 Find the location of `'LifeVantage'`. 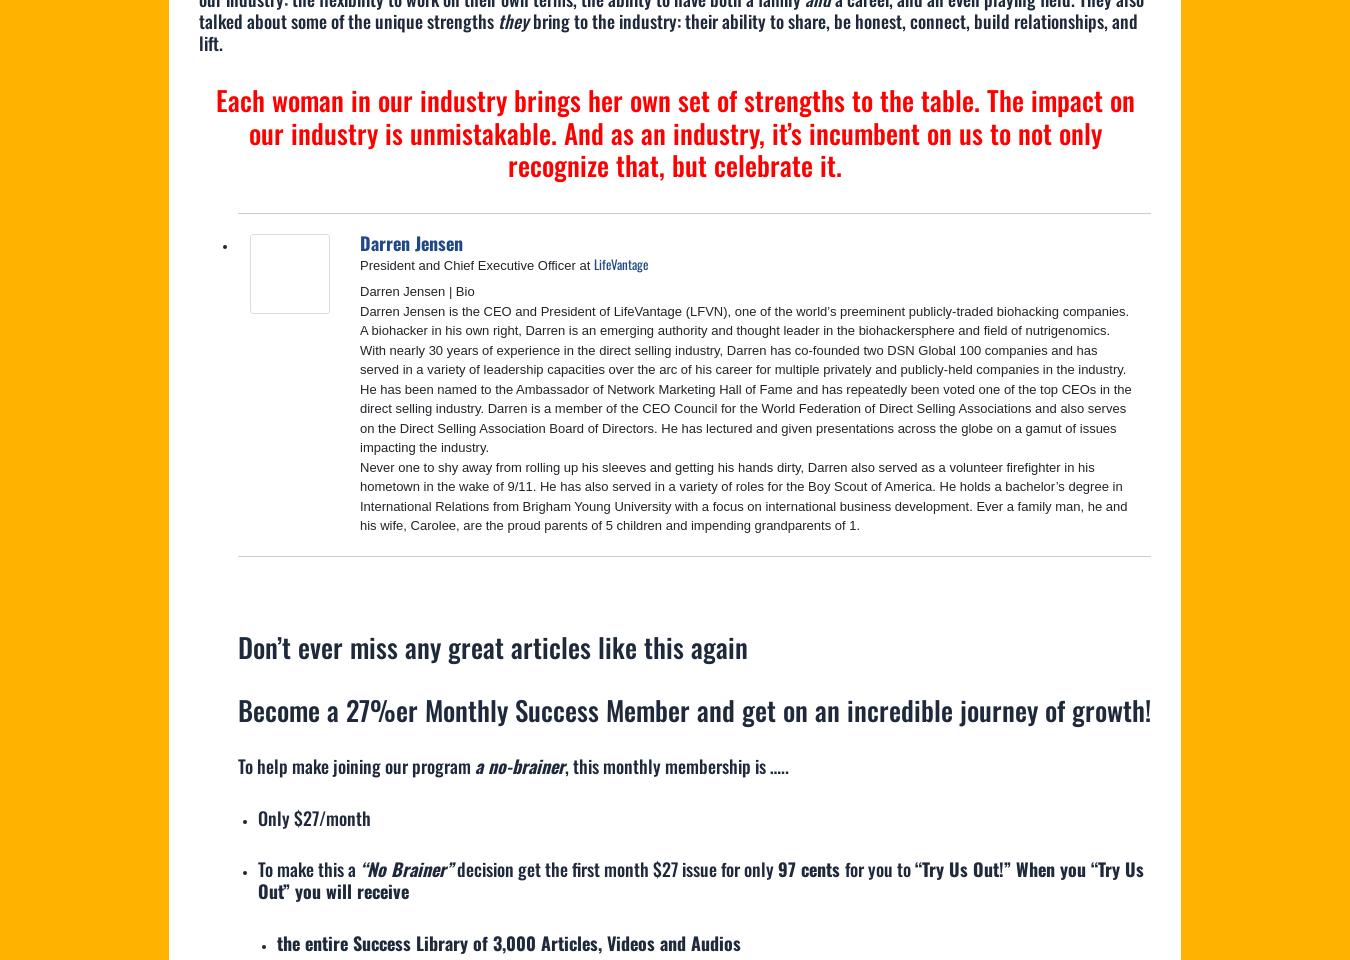

'LifeVantage' is located at coordinates (620, 263).